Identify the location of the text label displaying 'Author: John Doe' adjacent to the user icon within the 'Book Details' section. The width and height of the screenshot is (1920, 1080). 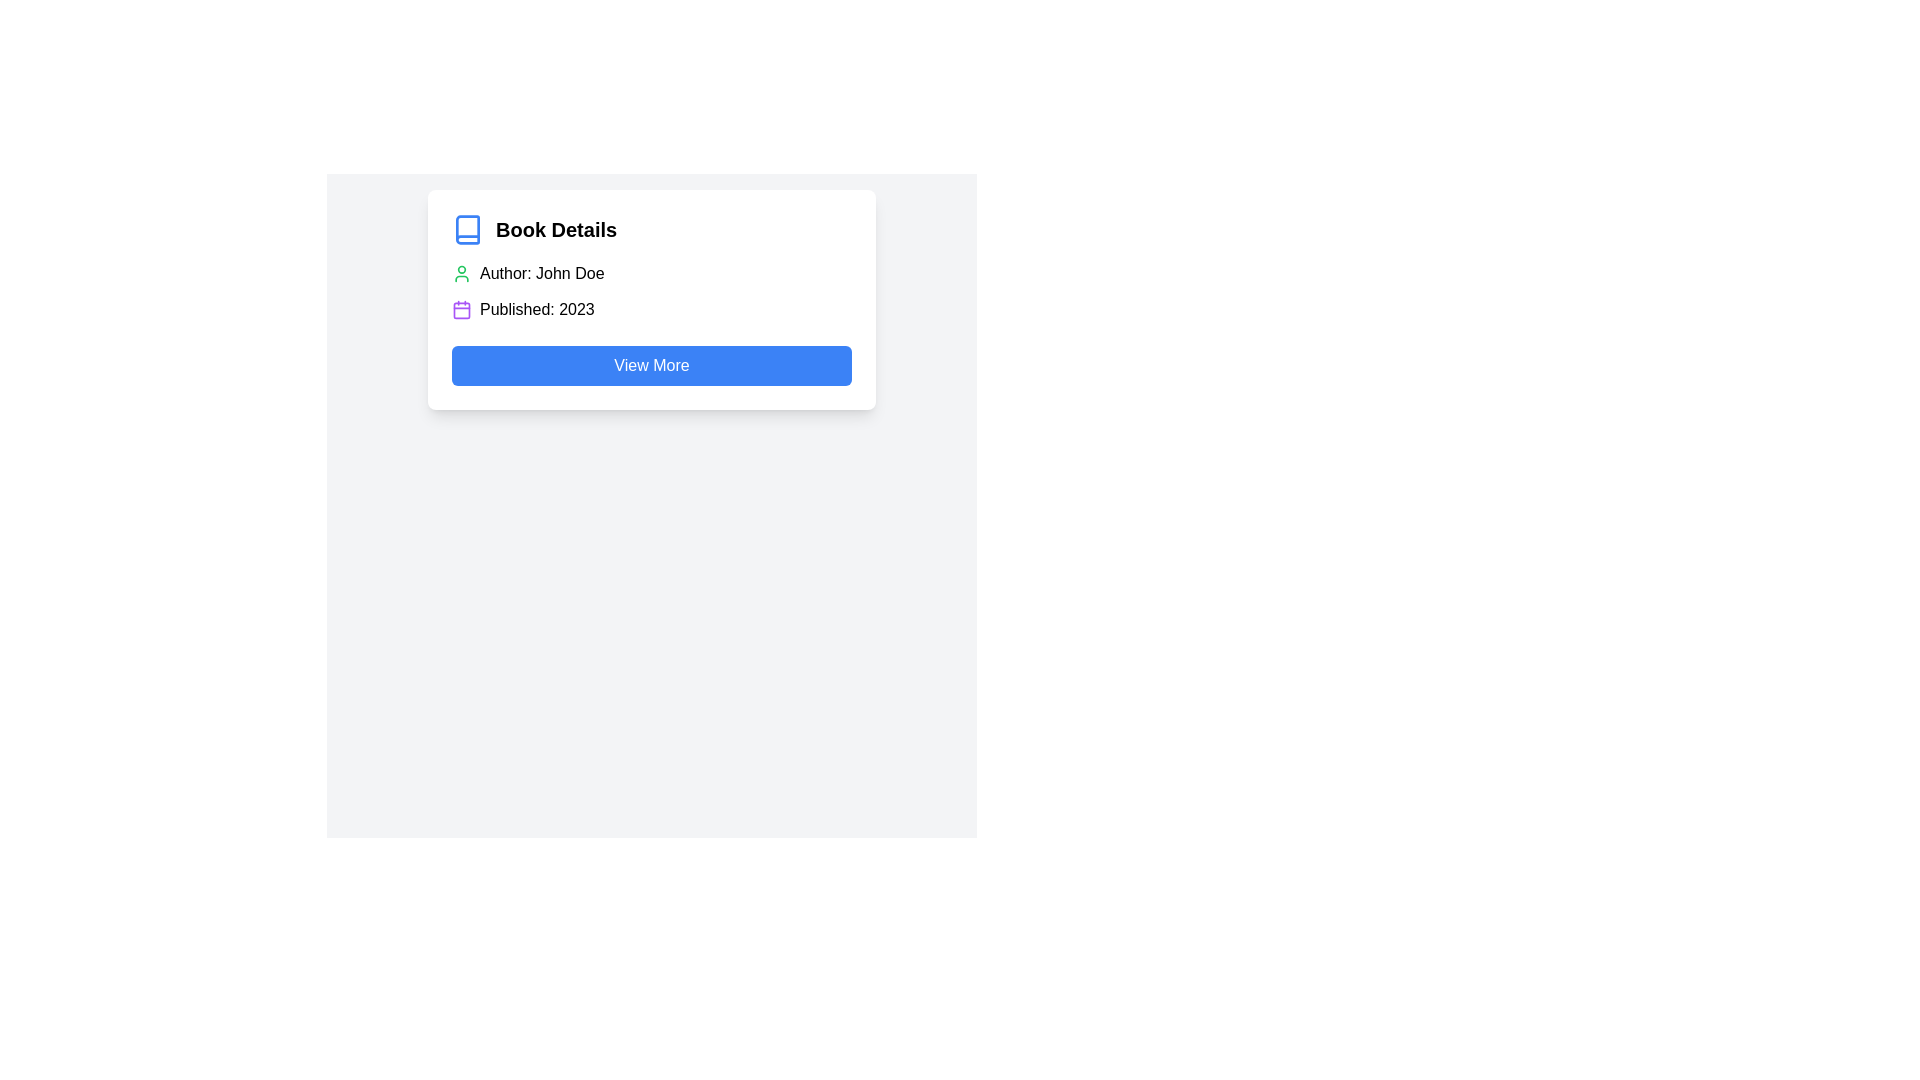
(542, 273).